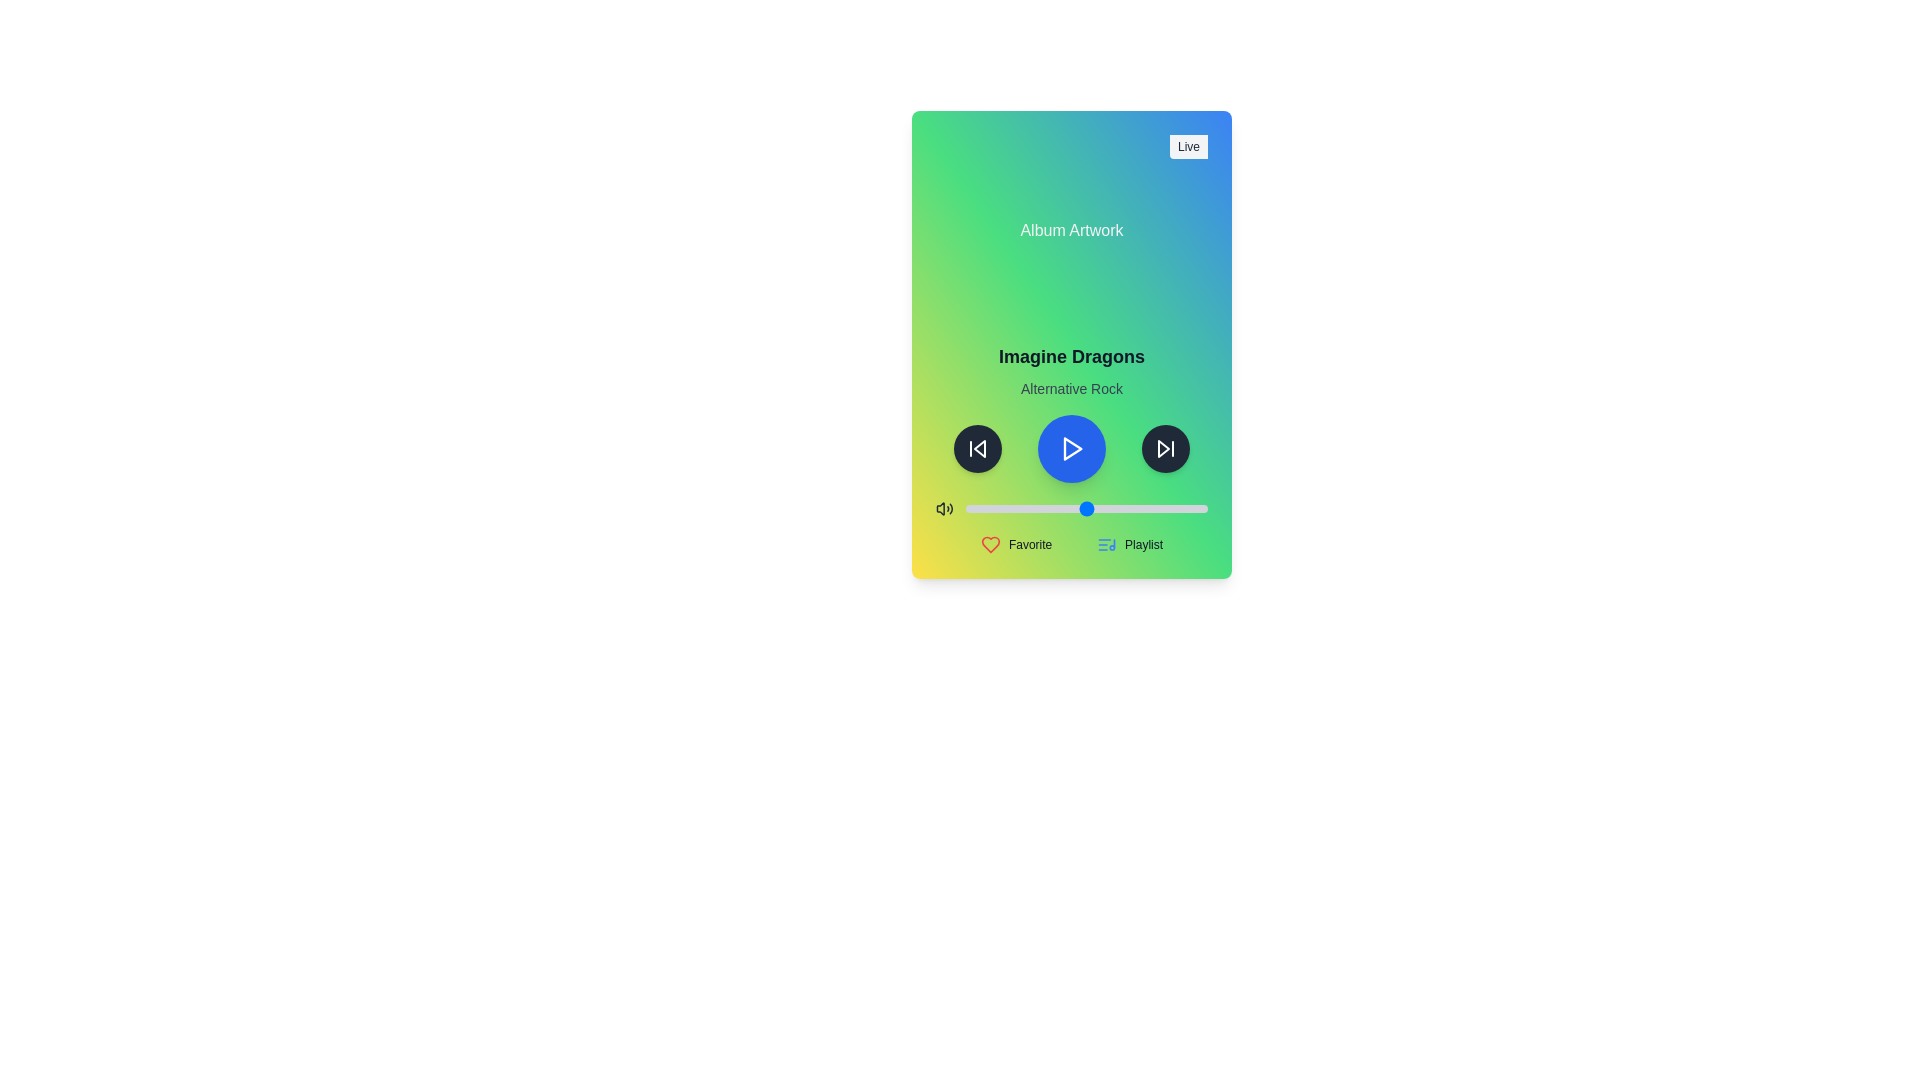  Describe the element at coordinates (990, 544) in the screenshot. I see `the 'favorite' button located beneath the audio player controls, to the left of the 'Favorite' label, indicating its function to mark items as favorite` at that location.